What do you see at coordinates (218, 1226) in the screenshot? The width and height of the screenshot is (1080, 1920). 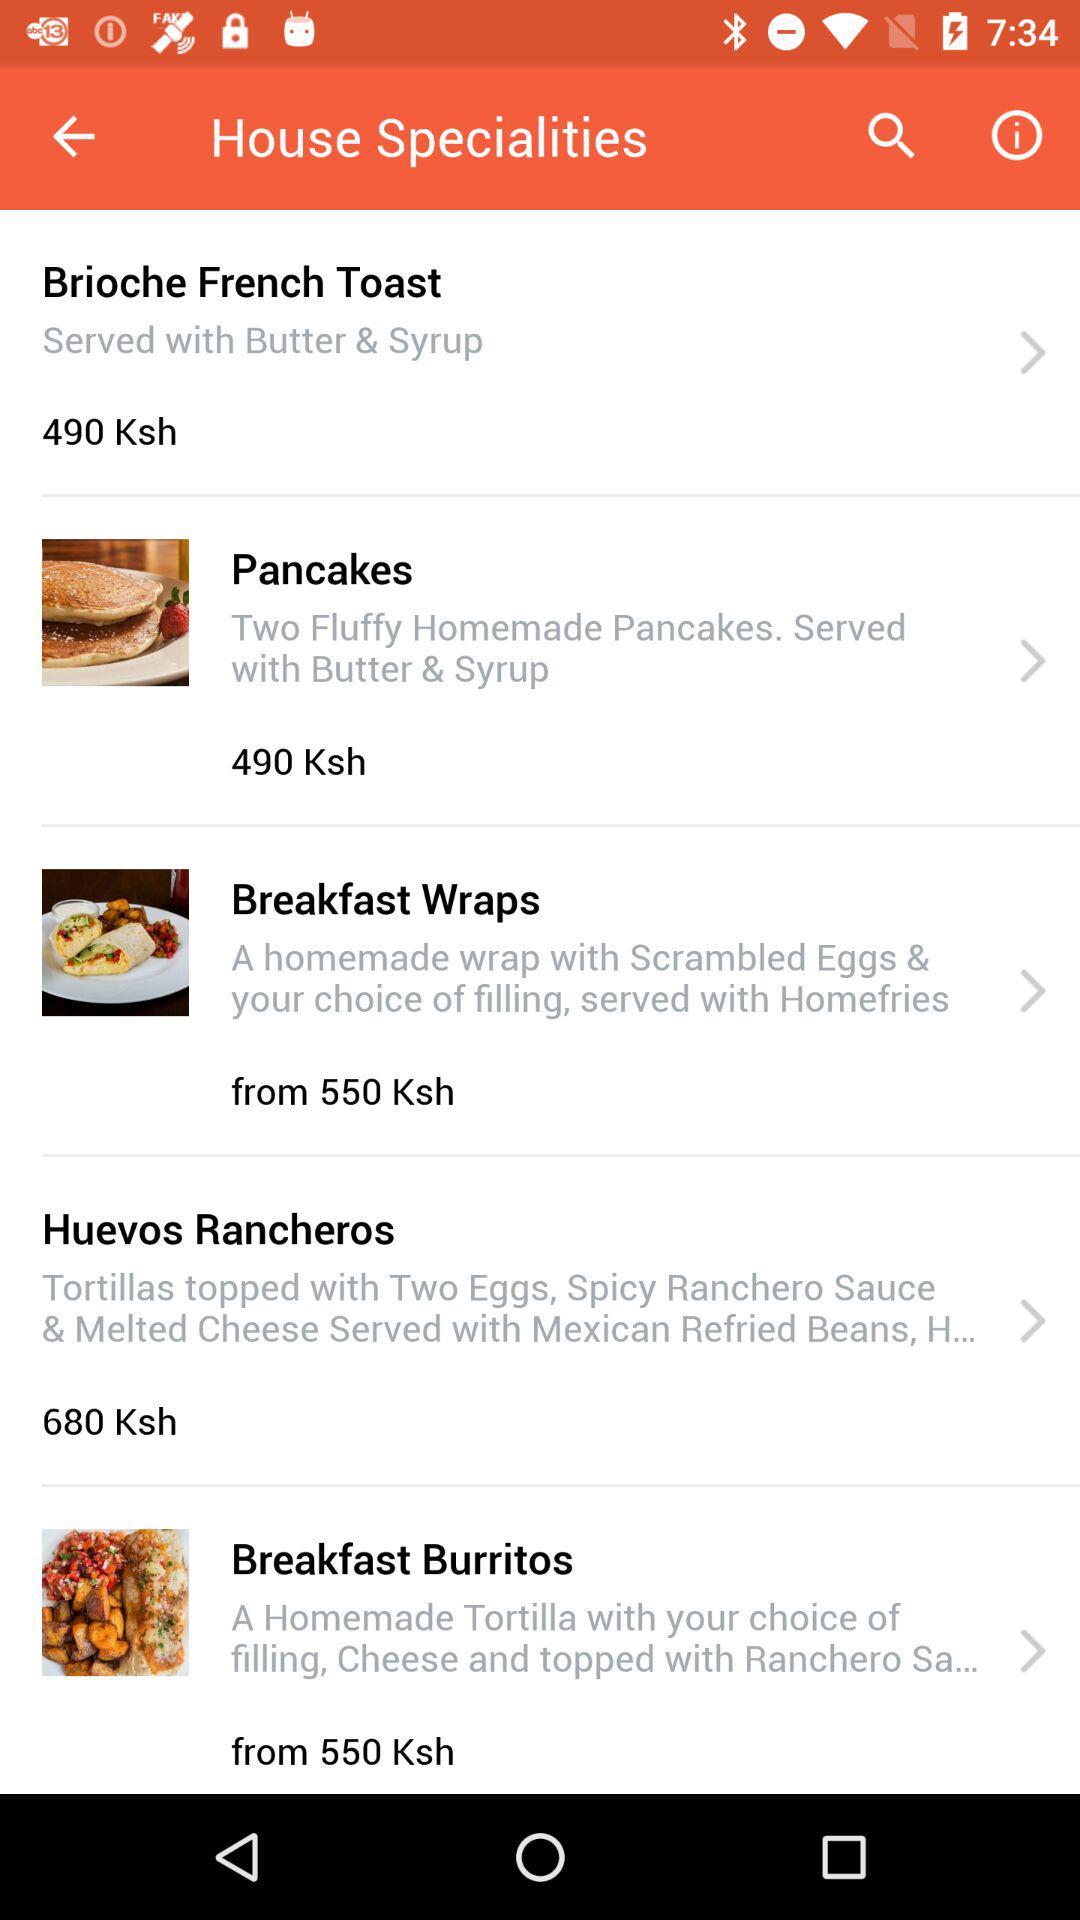 I see `icon above tortillas topped with icon` at bounding box center [218, 1226].